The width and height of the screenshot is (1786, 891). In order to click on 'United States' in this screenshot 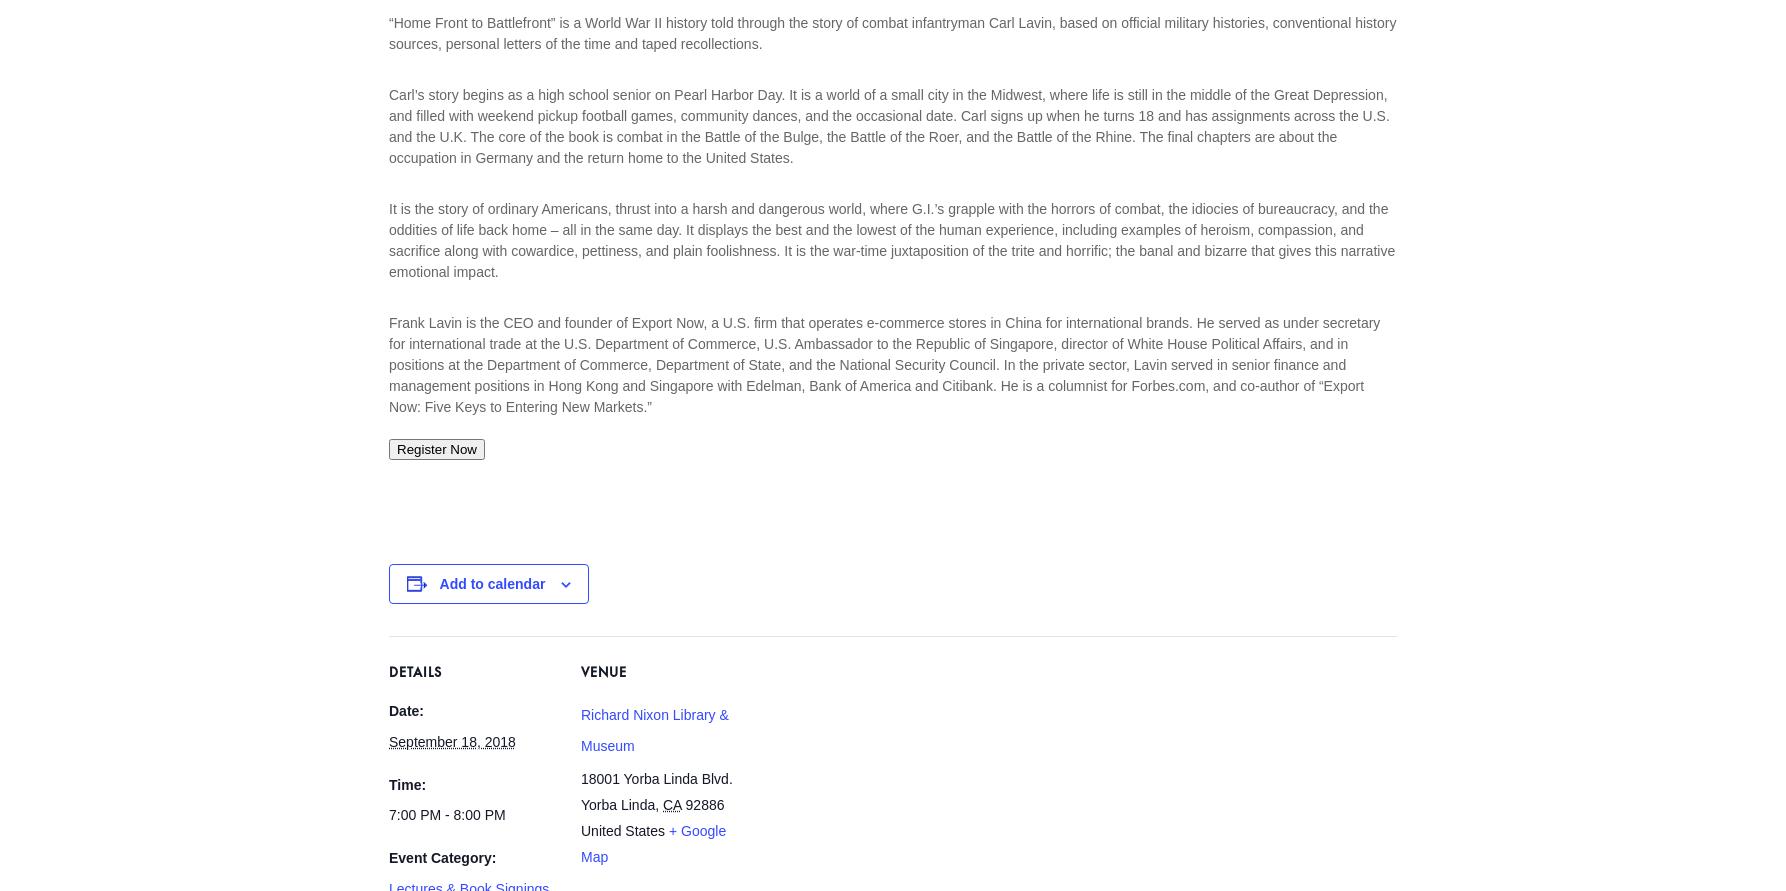, I will do `click(622, 828)`.